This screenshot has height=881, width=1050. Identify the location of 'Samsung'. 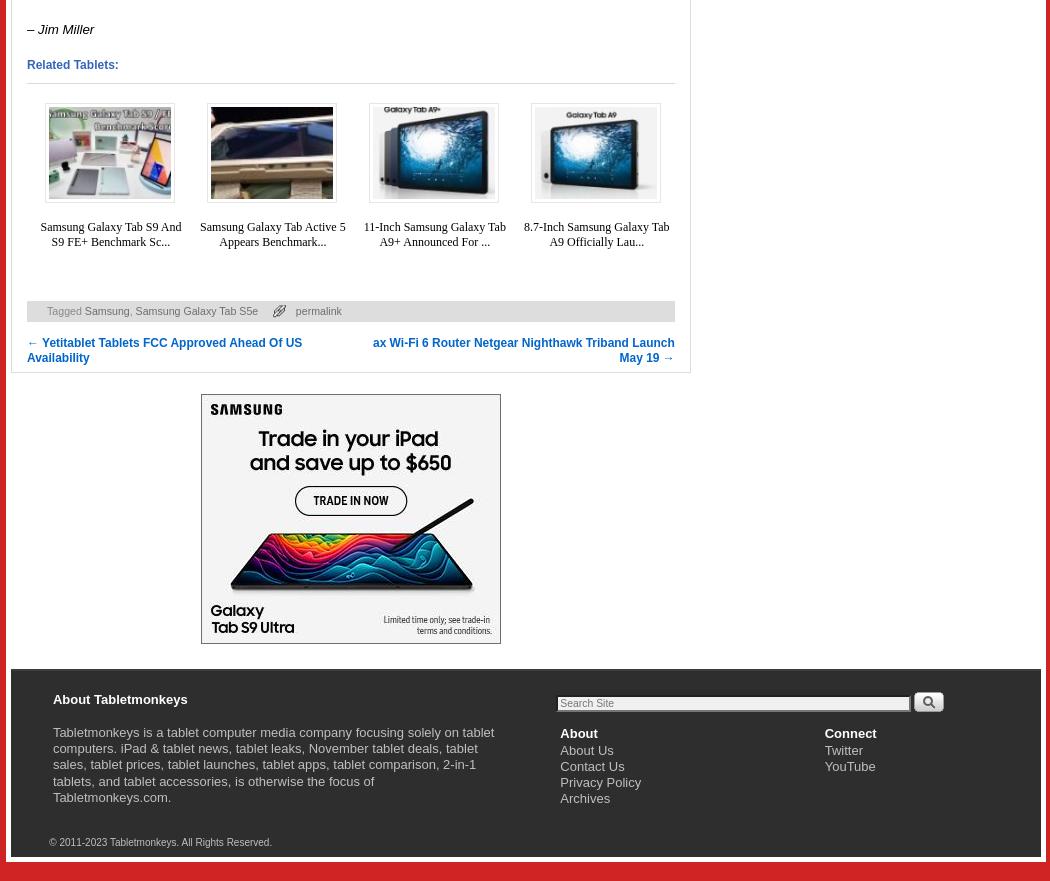
(106, 310).